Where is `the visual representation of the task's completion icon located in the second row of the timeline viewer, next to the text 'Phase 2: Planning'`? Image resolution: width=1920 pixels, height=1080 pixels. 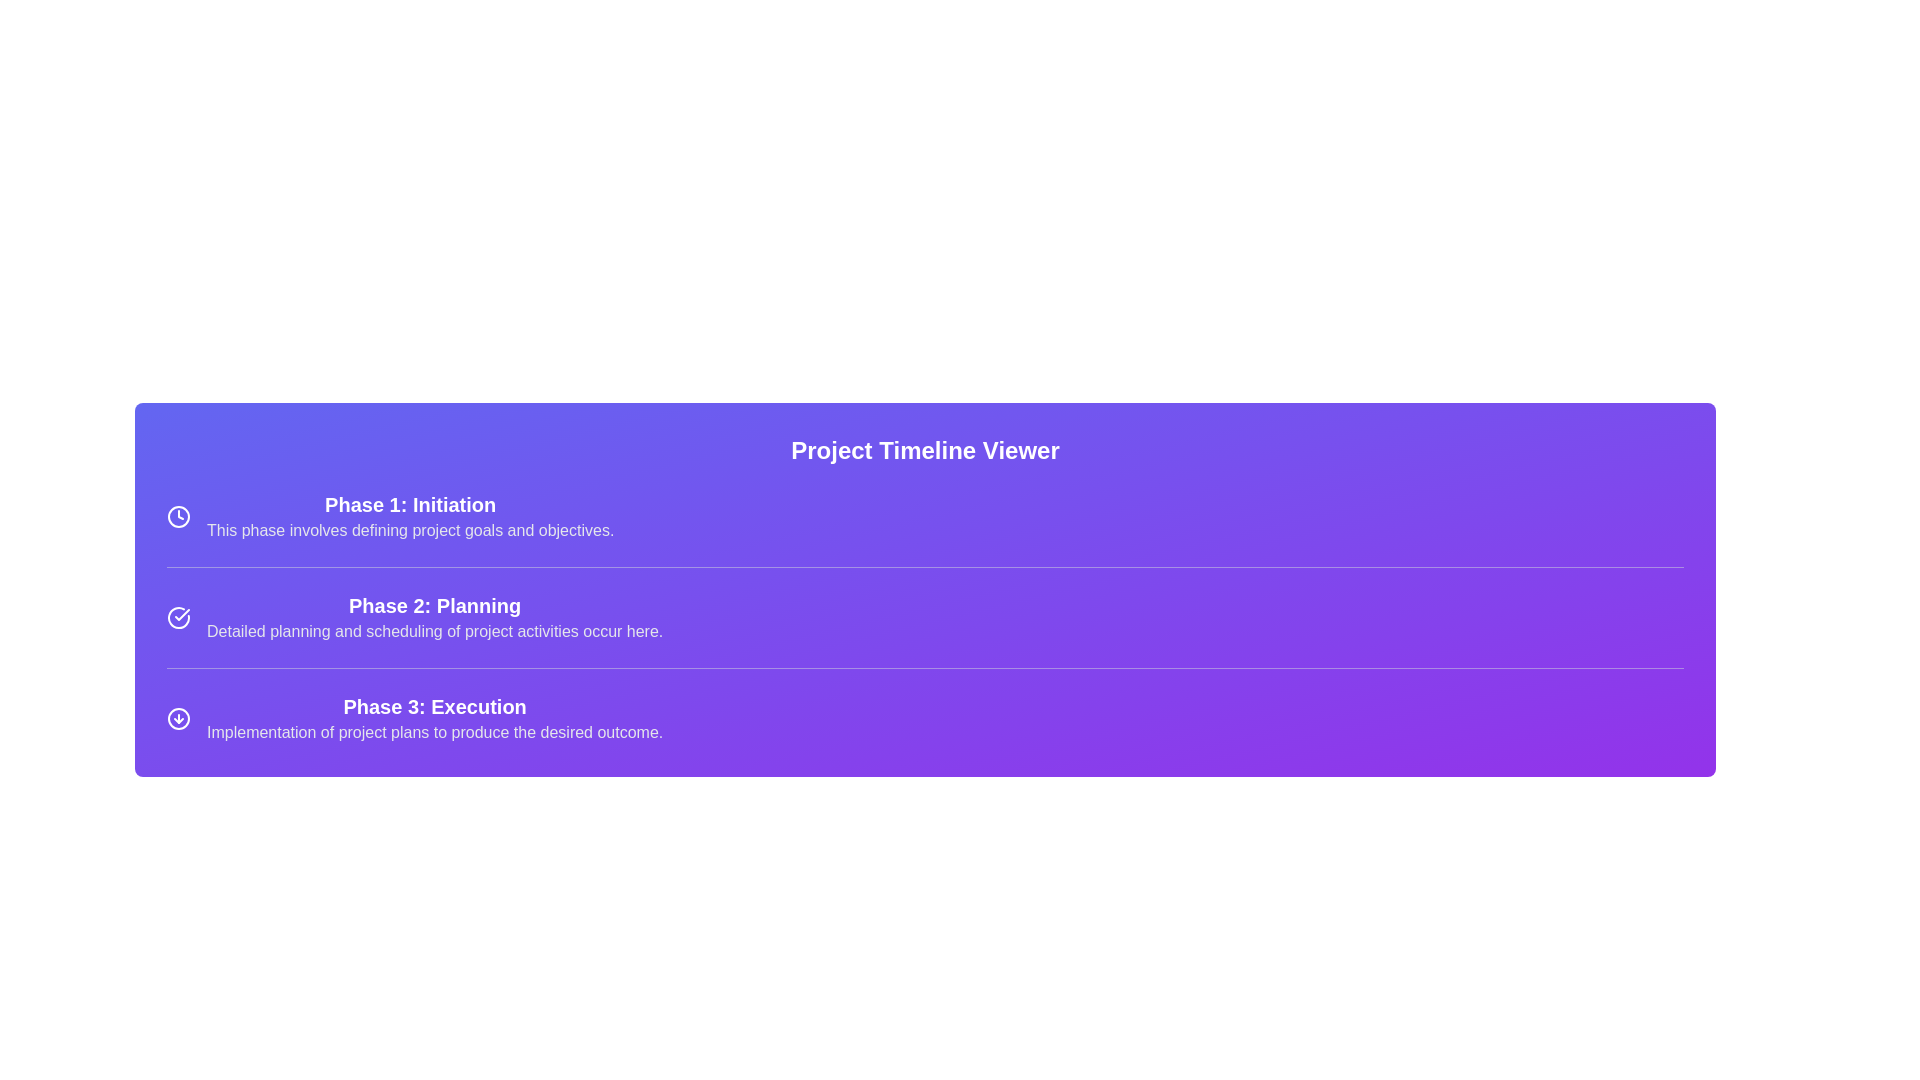 the visual representation of the task's completion icon located in the second row of the timeline viewer, next to the text 'Phase 2: Planning' is located at coordinates (182, 613).